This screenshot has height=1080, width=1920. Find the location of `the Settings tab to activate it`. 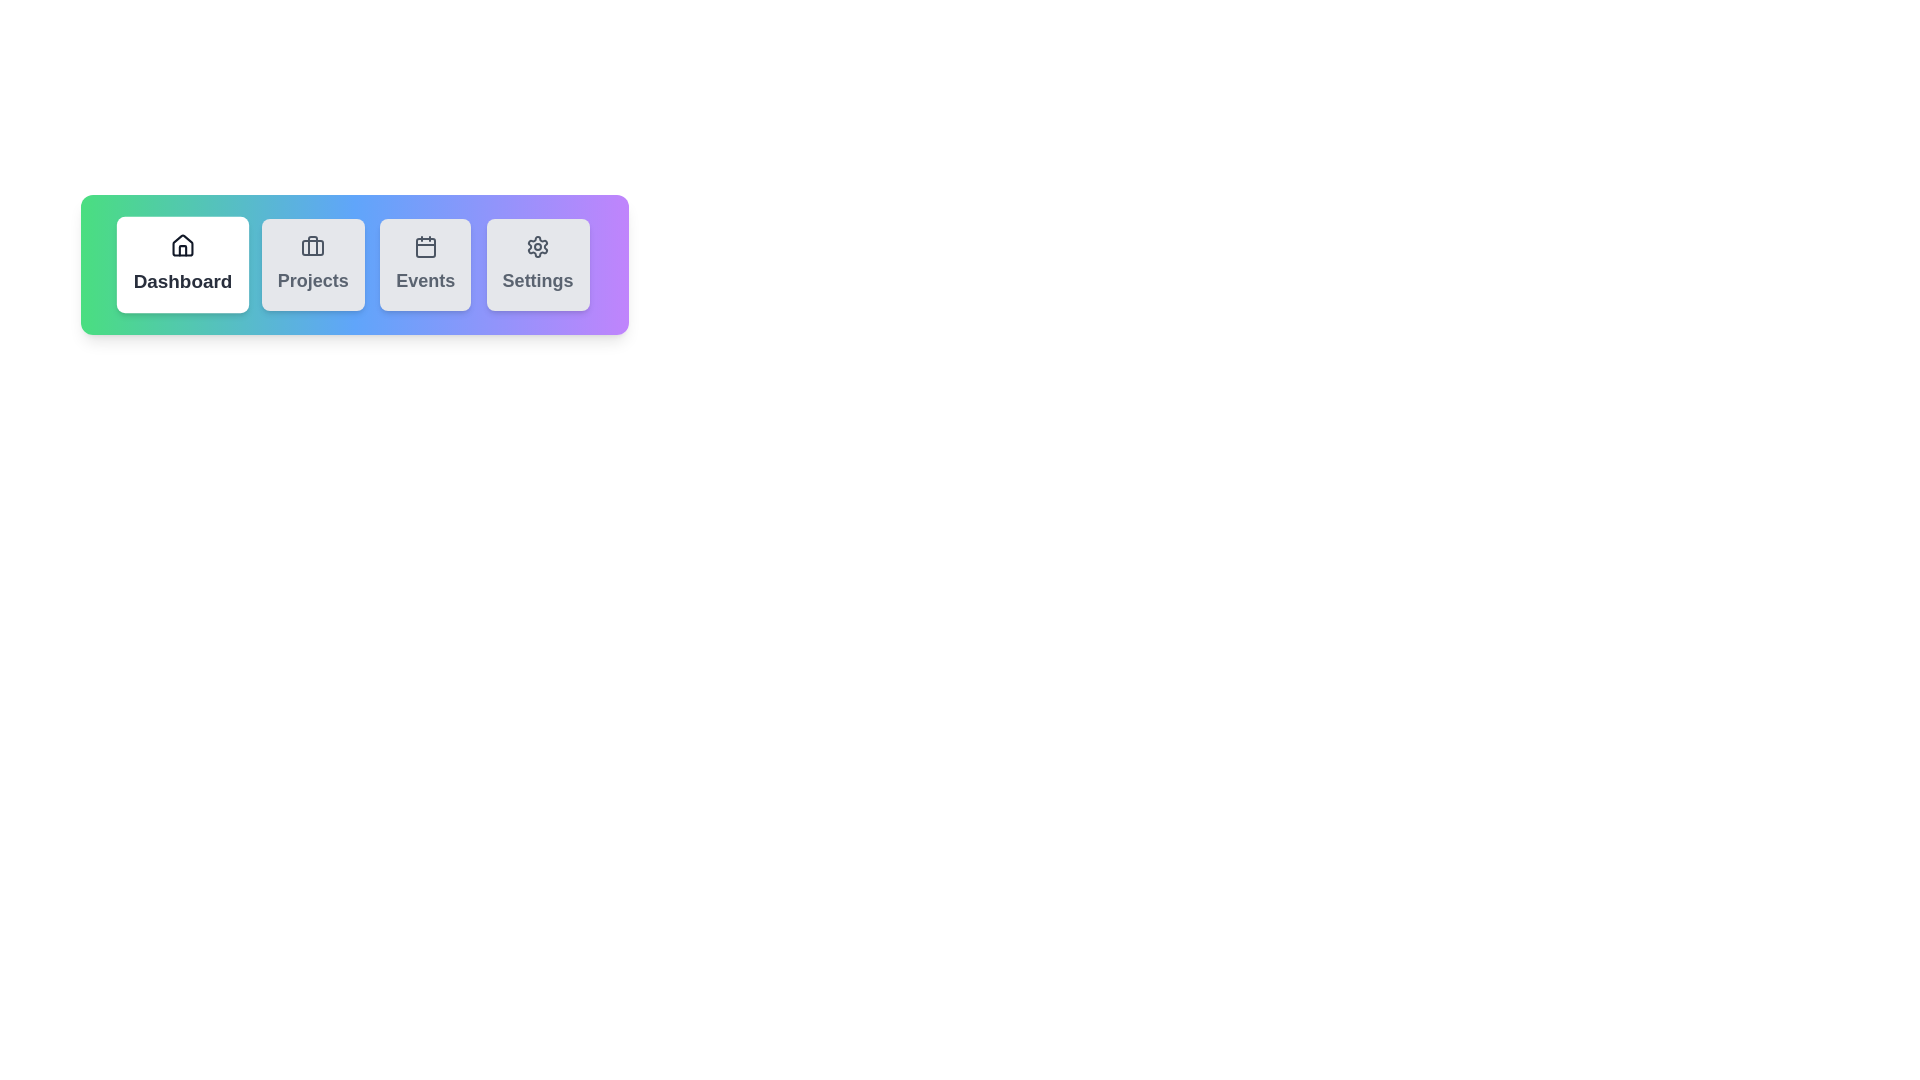

the Settings tab to activate it is located at coordinates (537, 264).